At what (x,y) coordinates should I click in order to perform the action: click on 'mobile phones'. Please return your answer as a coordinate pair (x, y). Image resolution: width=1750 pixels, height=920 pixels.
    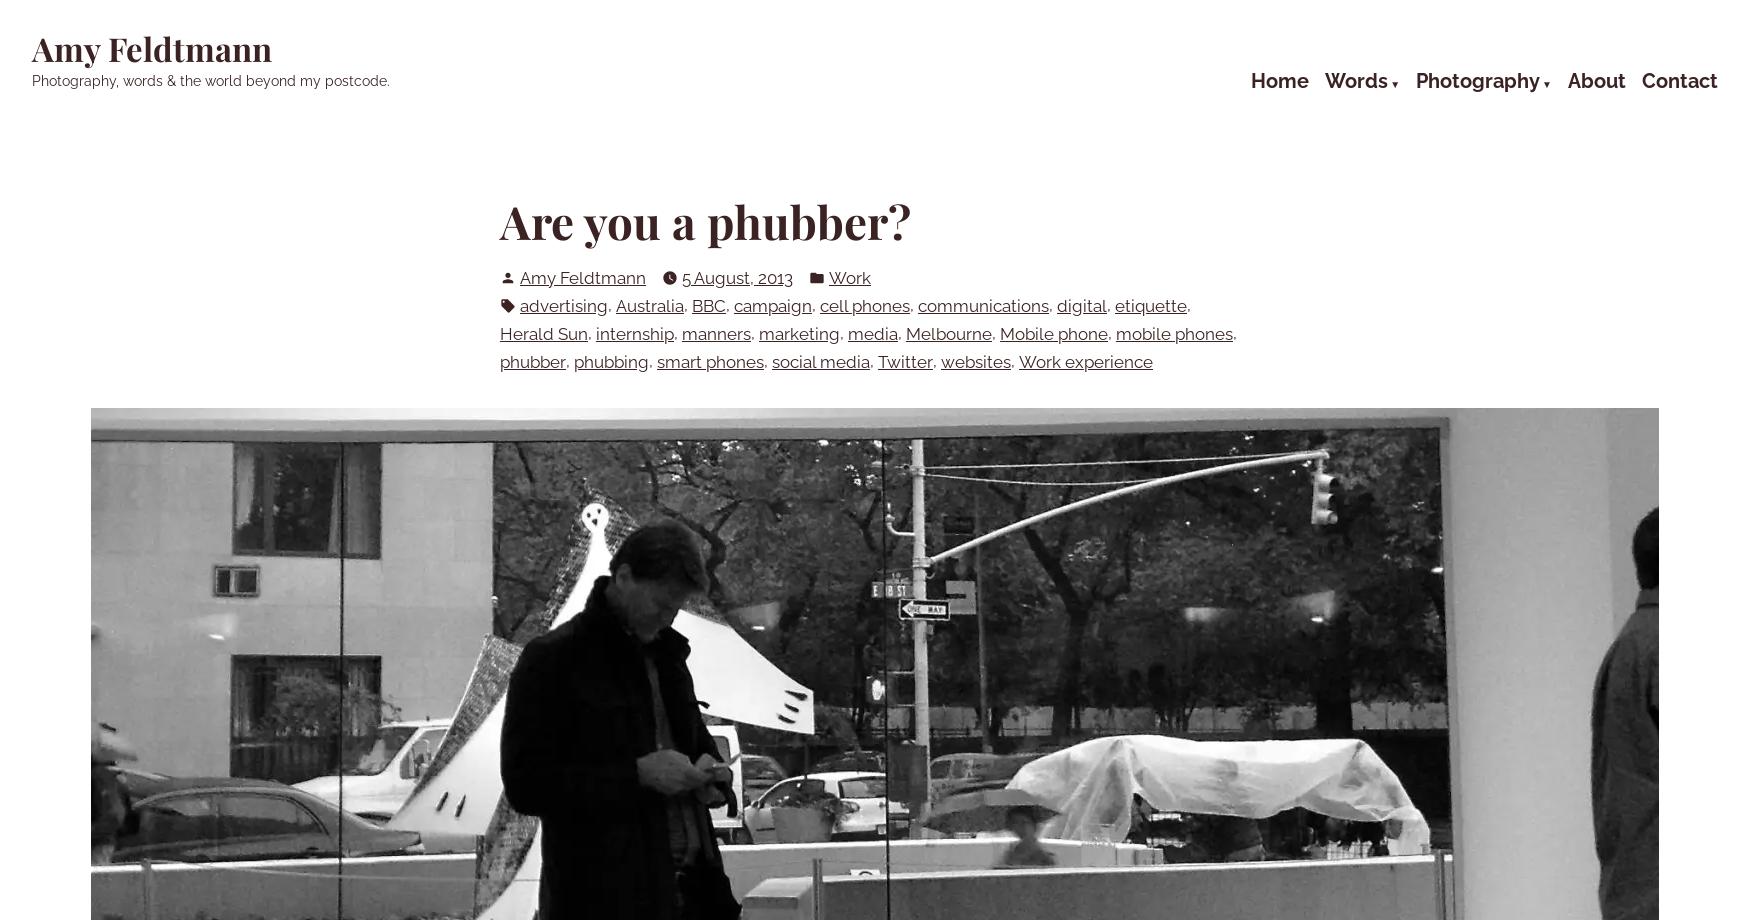
    Looking at the image, I should click on (1173, 333).